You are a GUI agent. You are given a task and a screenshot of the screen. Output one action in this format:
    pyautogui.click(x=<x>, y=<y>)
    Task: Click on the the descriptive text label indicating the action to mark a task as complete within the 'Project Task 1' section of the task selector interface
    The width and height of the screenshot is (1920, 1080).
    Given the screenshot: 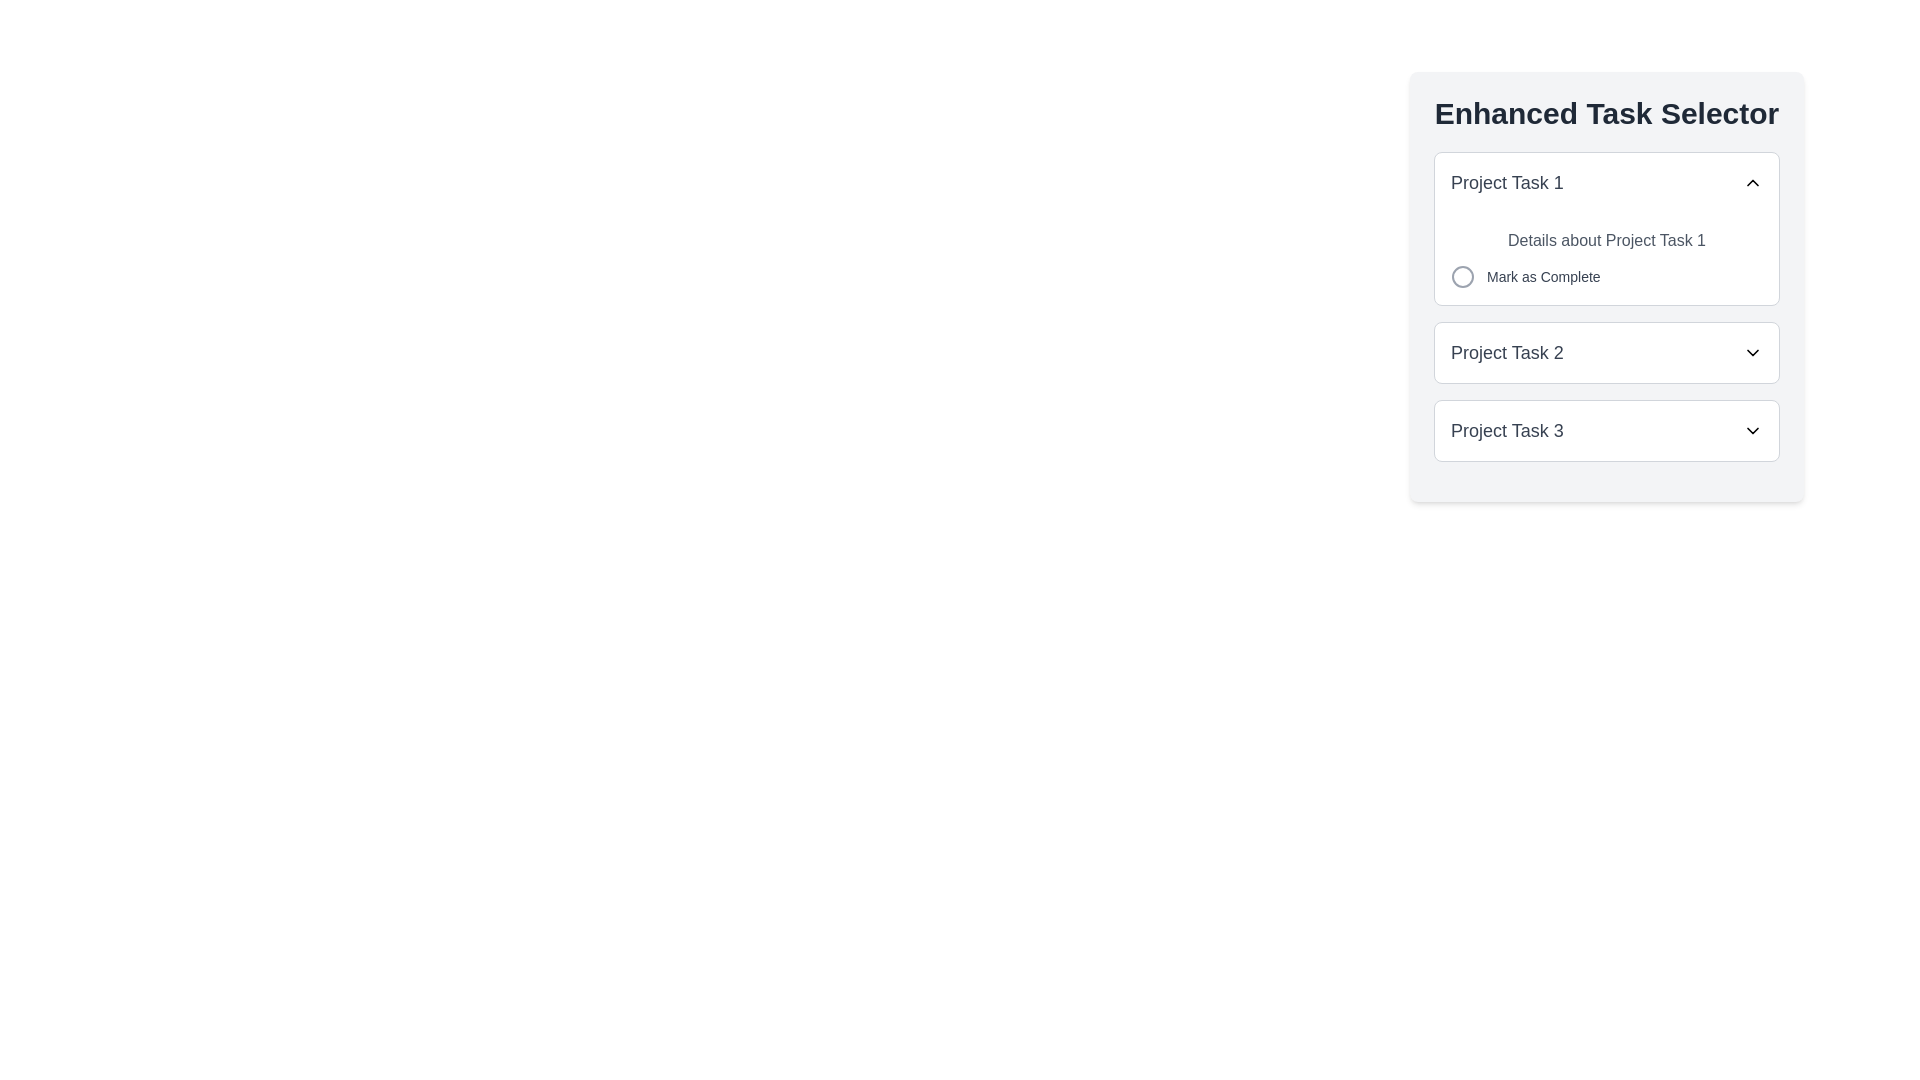 What is the action you would take?
    pyautogui.click(x=1542, y=277)
    